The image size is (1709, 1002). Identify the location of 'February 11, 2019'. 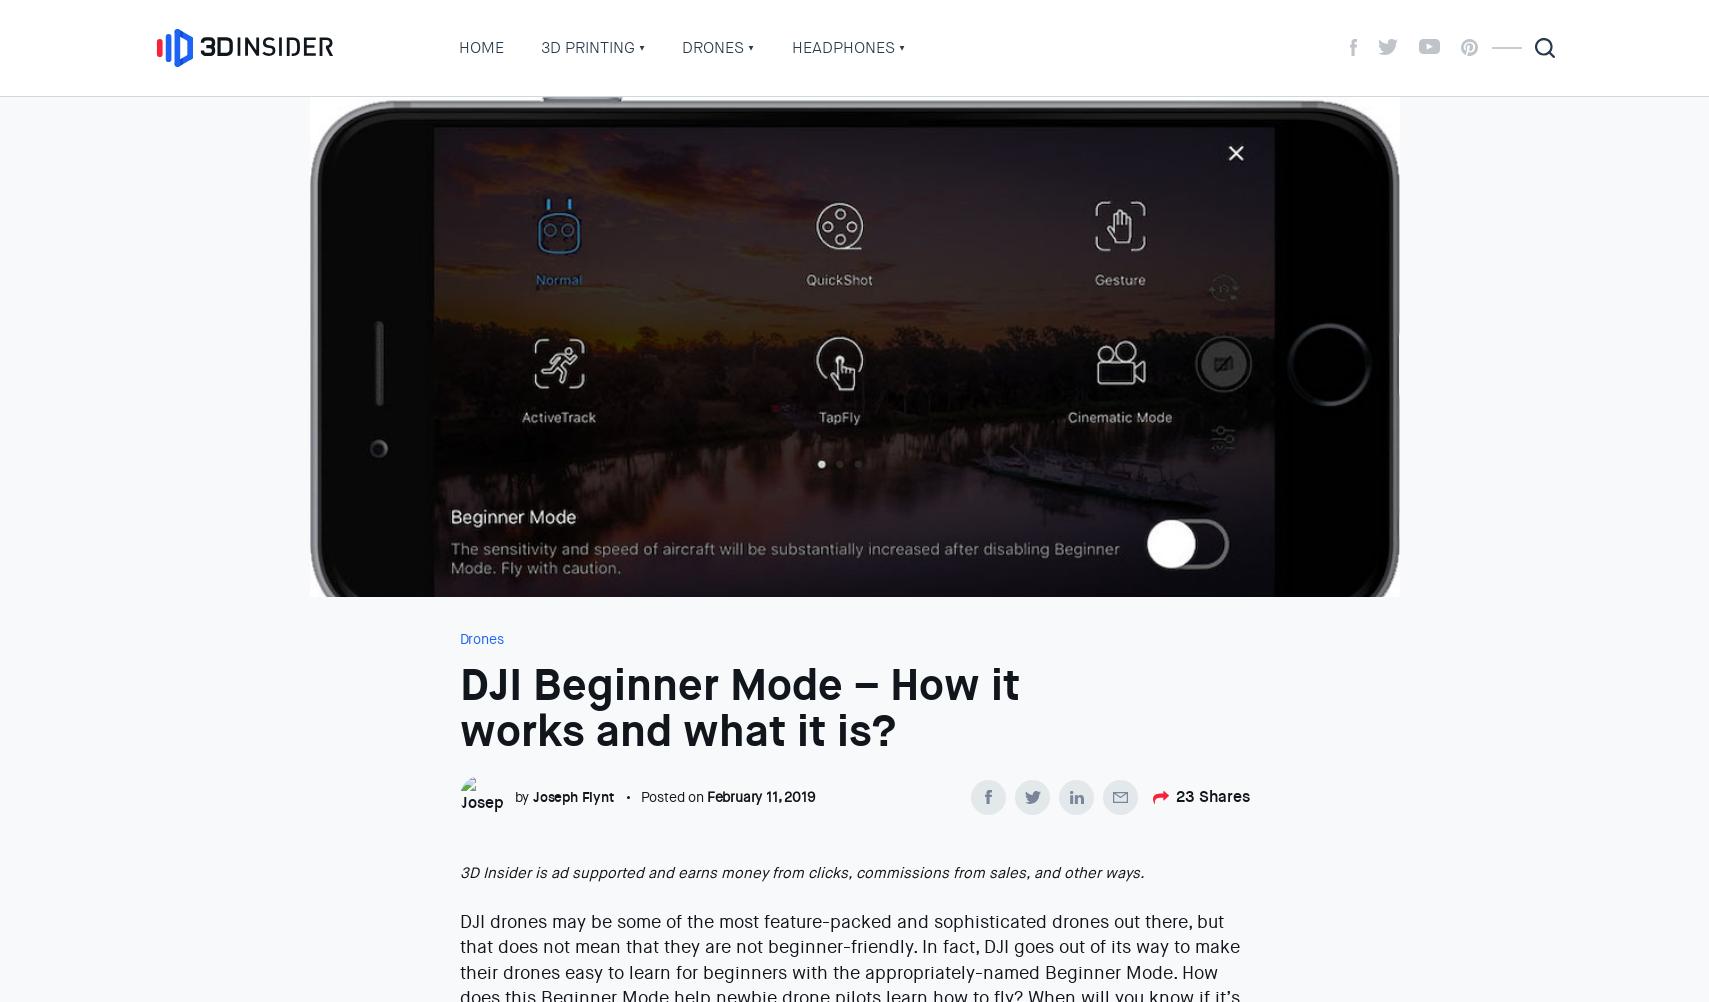
(759, 795).